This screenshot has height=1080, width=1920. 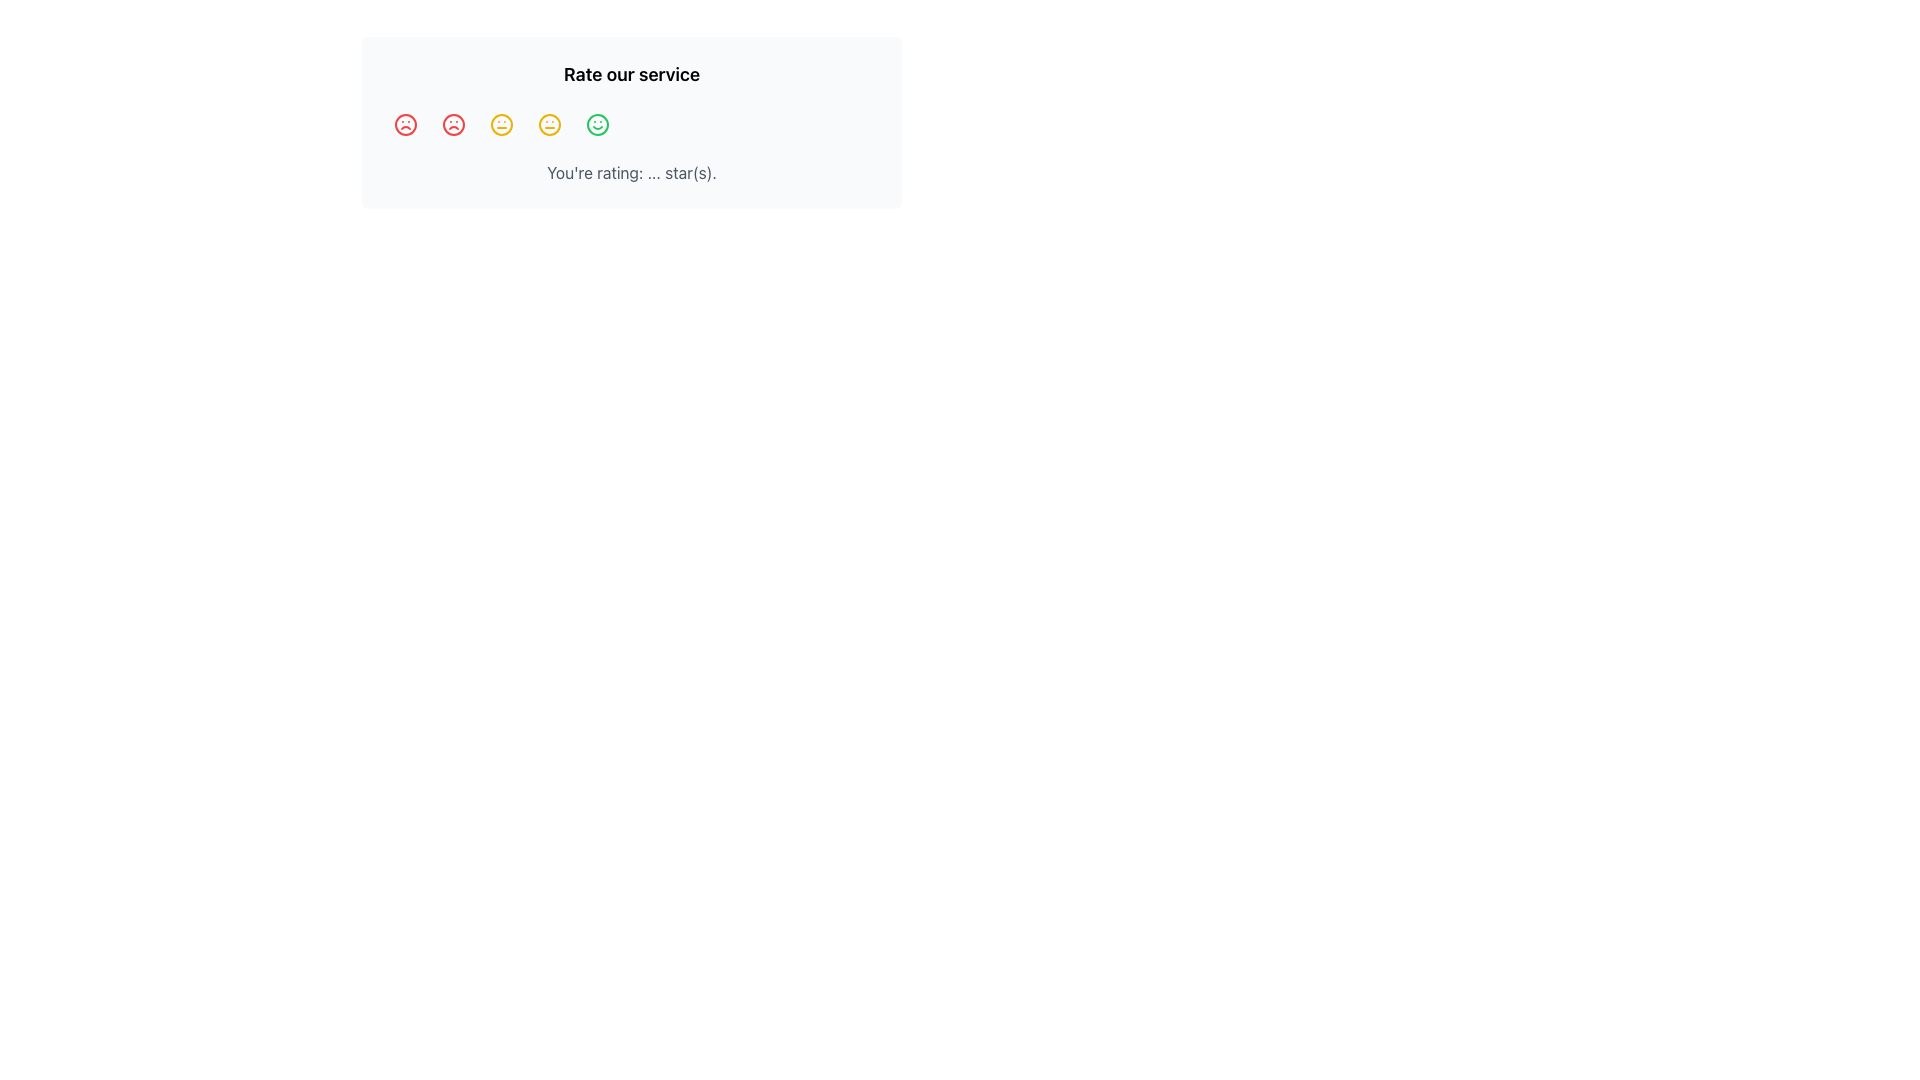 I want to click on the fifth emoticon icon representing the highest satisfaction rating in the 'Rate our service' panel, so click(x=597, y=124).